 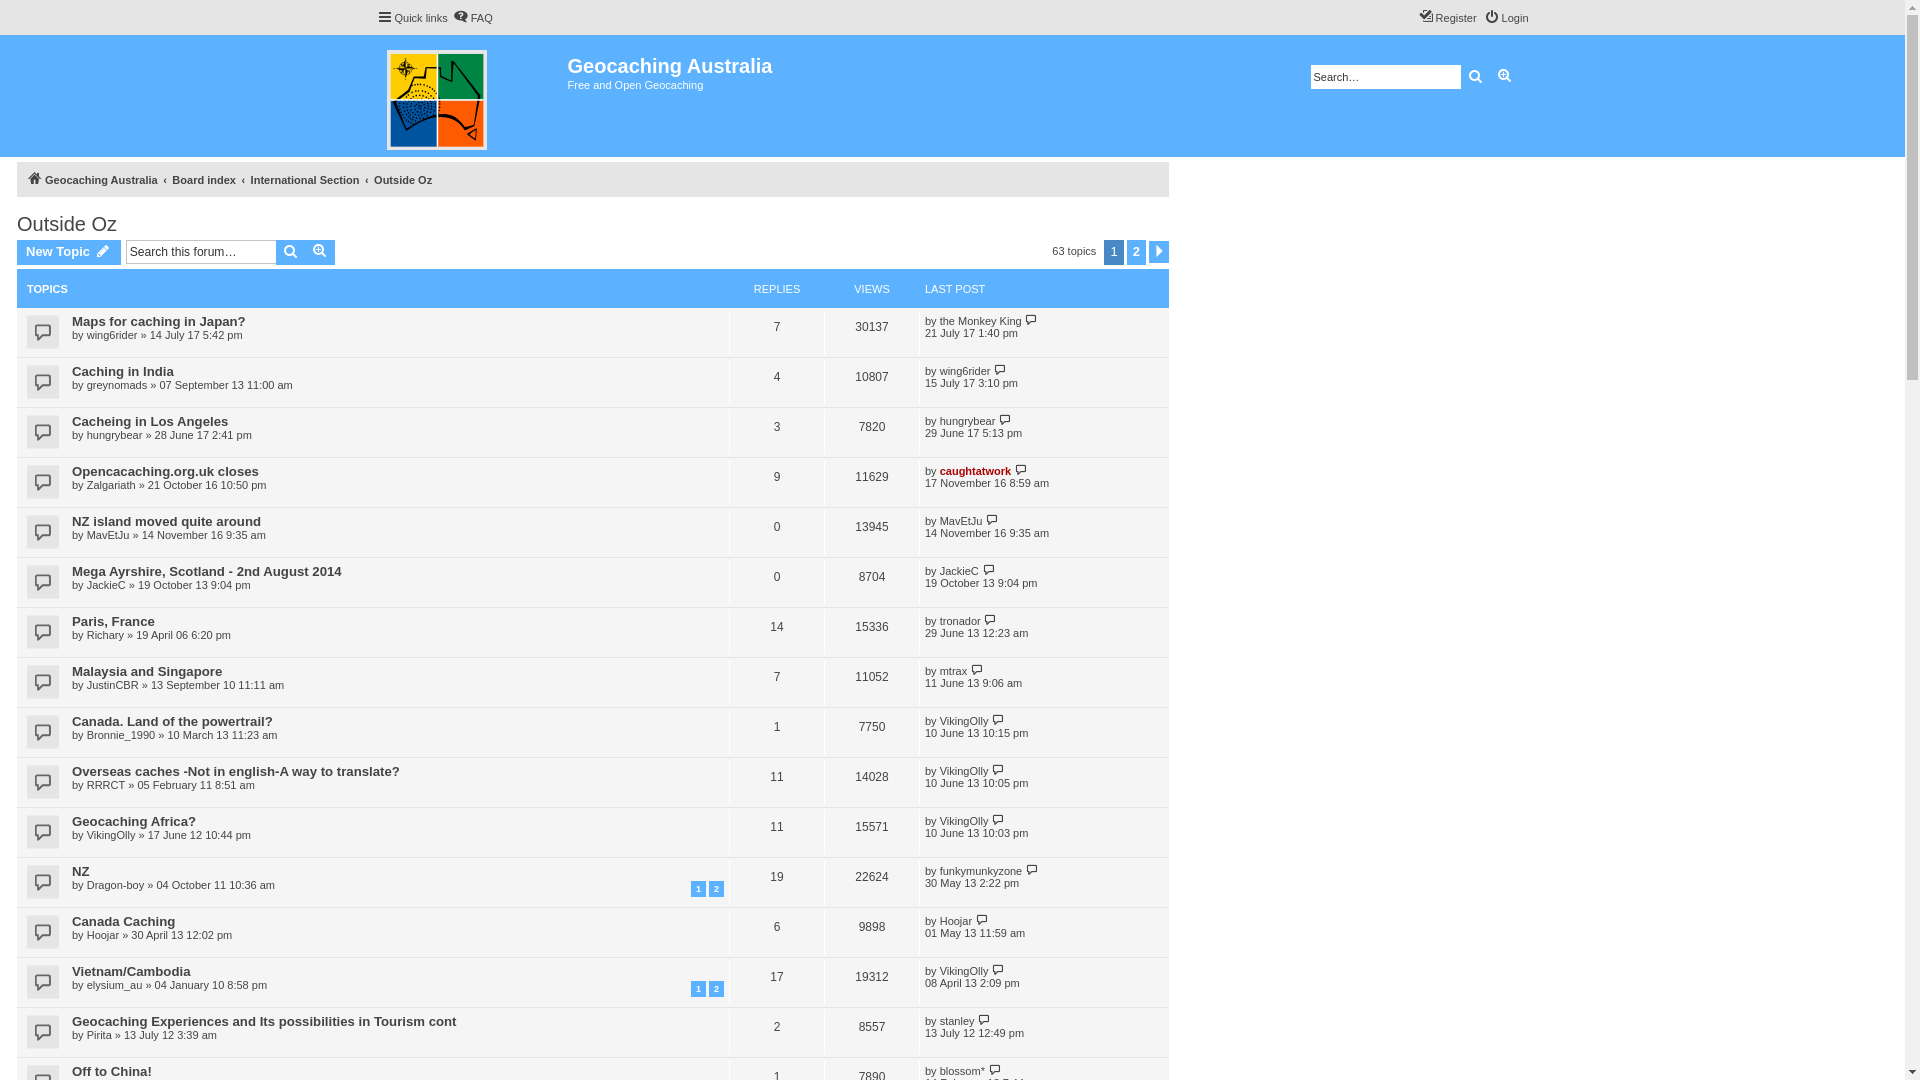 What do you see at coordinates (104, 635) in the screenshot?
I see `'Richary'` at bounding box center [104, 635].